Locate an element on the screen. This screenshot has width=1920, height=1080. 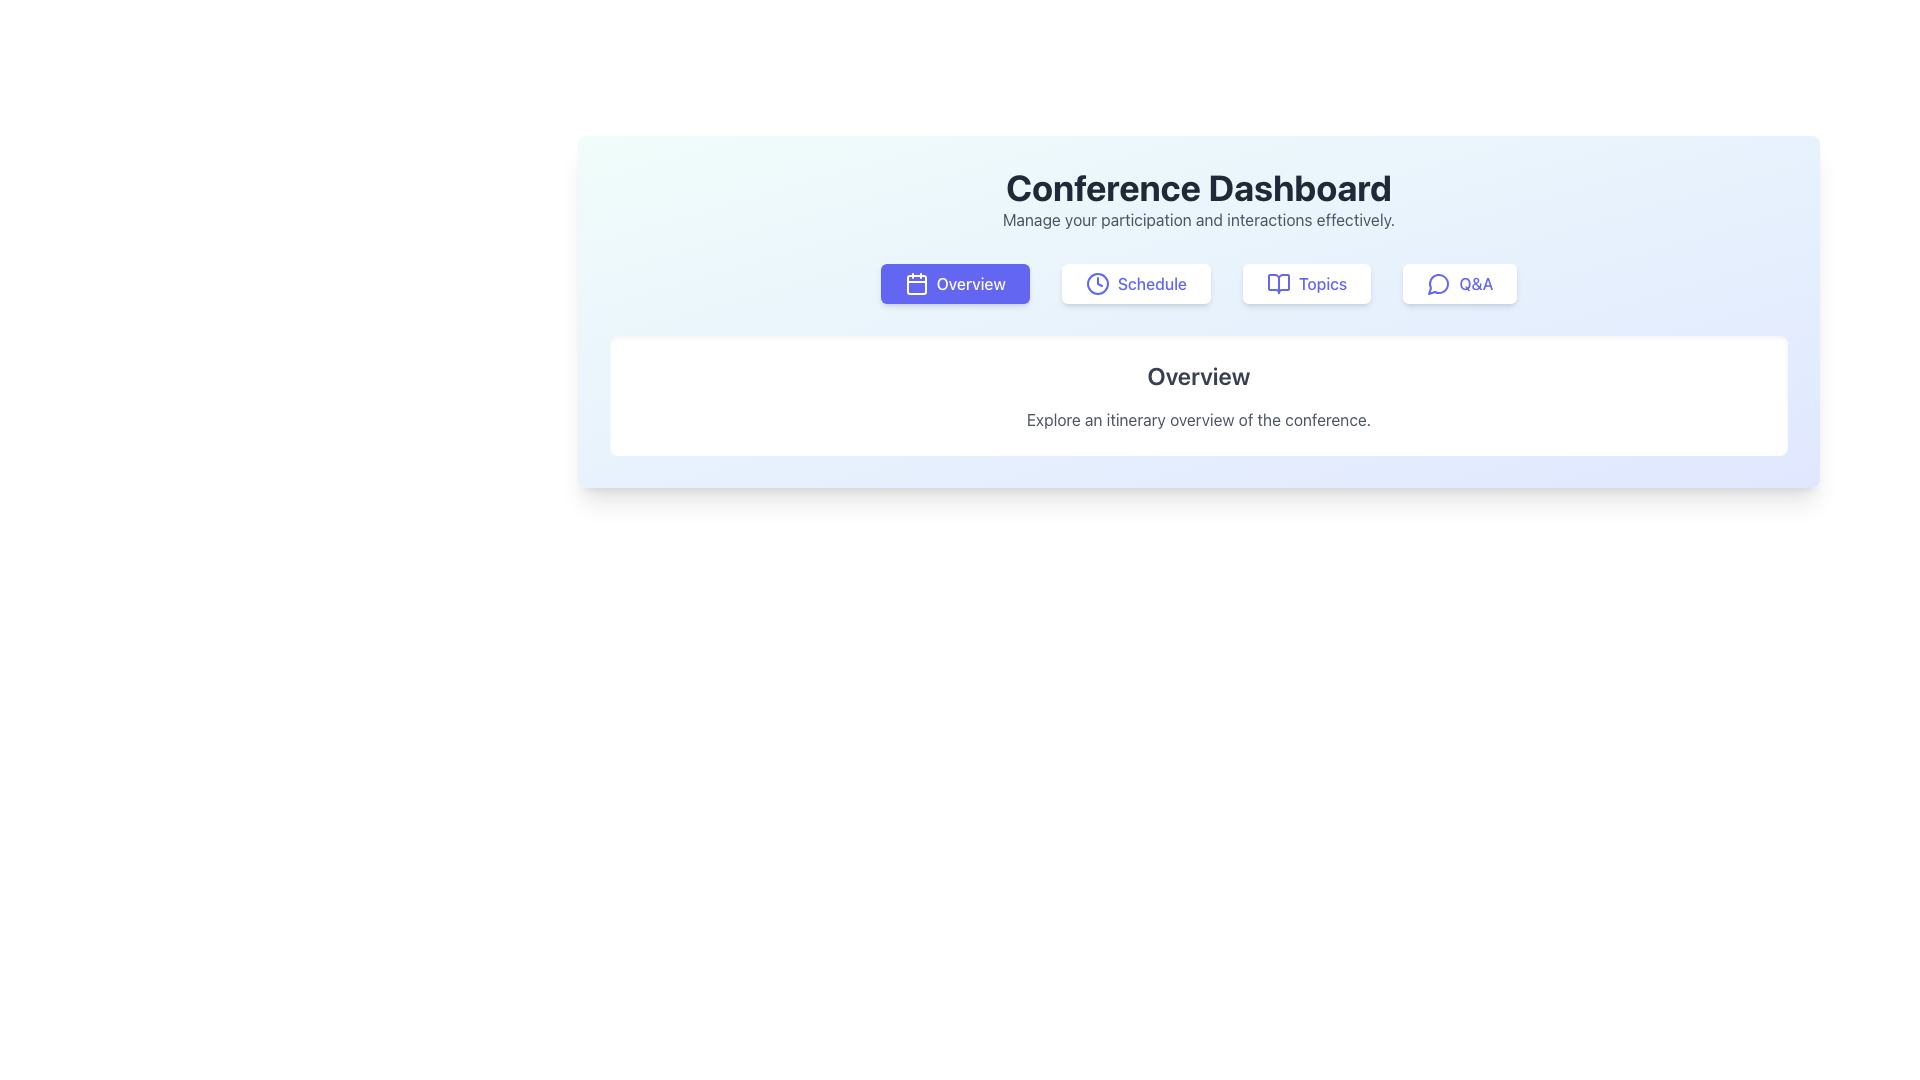
label text next to the speech bubble icon on the top-right navigation section, which guides users to the Q&A section is located at coordinates (1476, 284).